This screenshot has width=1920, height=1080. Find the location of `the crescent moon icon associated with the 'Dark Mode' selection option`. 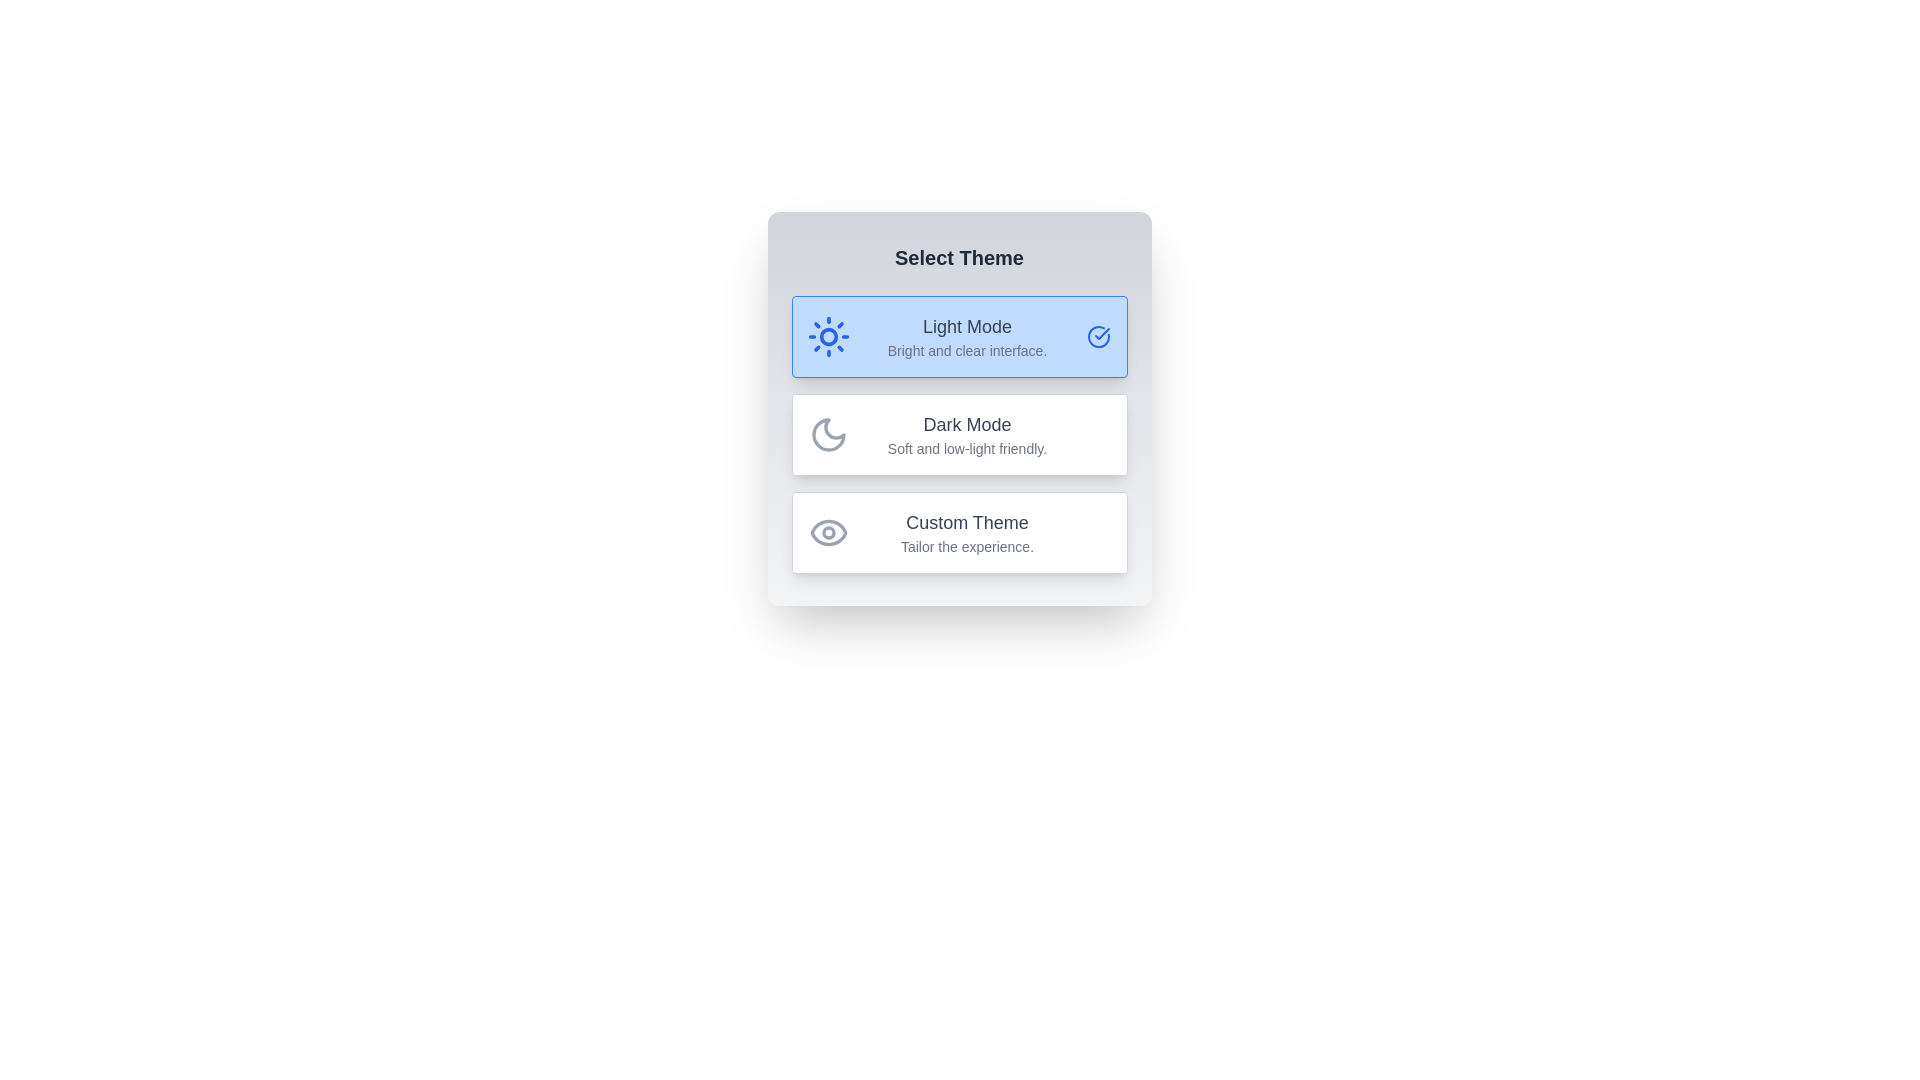

the crescent moon icon associated with the 'Dark Mode' selection option is located at coordinates (828, 434).